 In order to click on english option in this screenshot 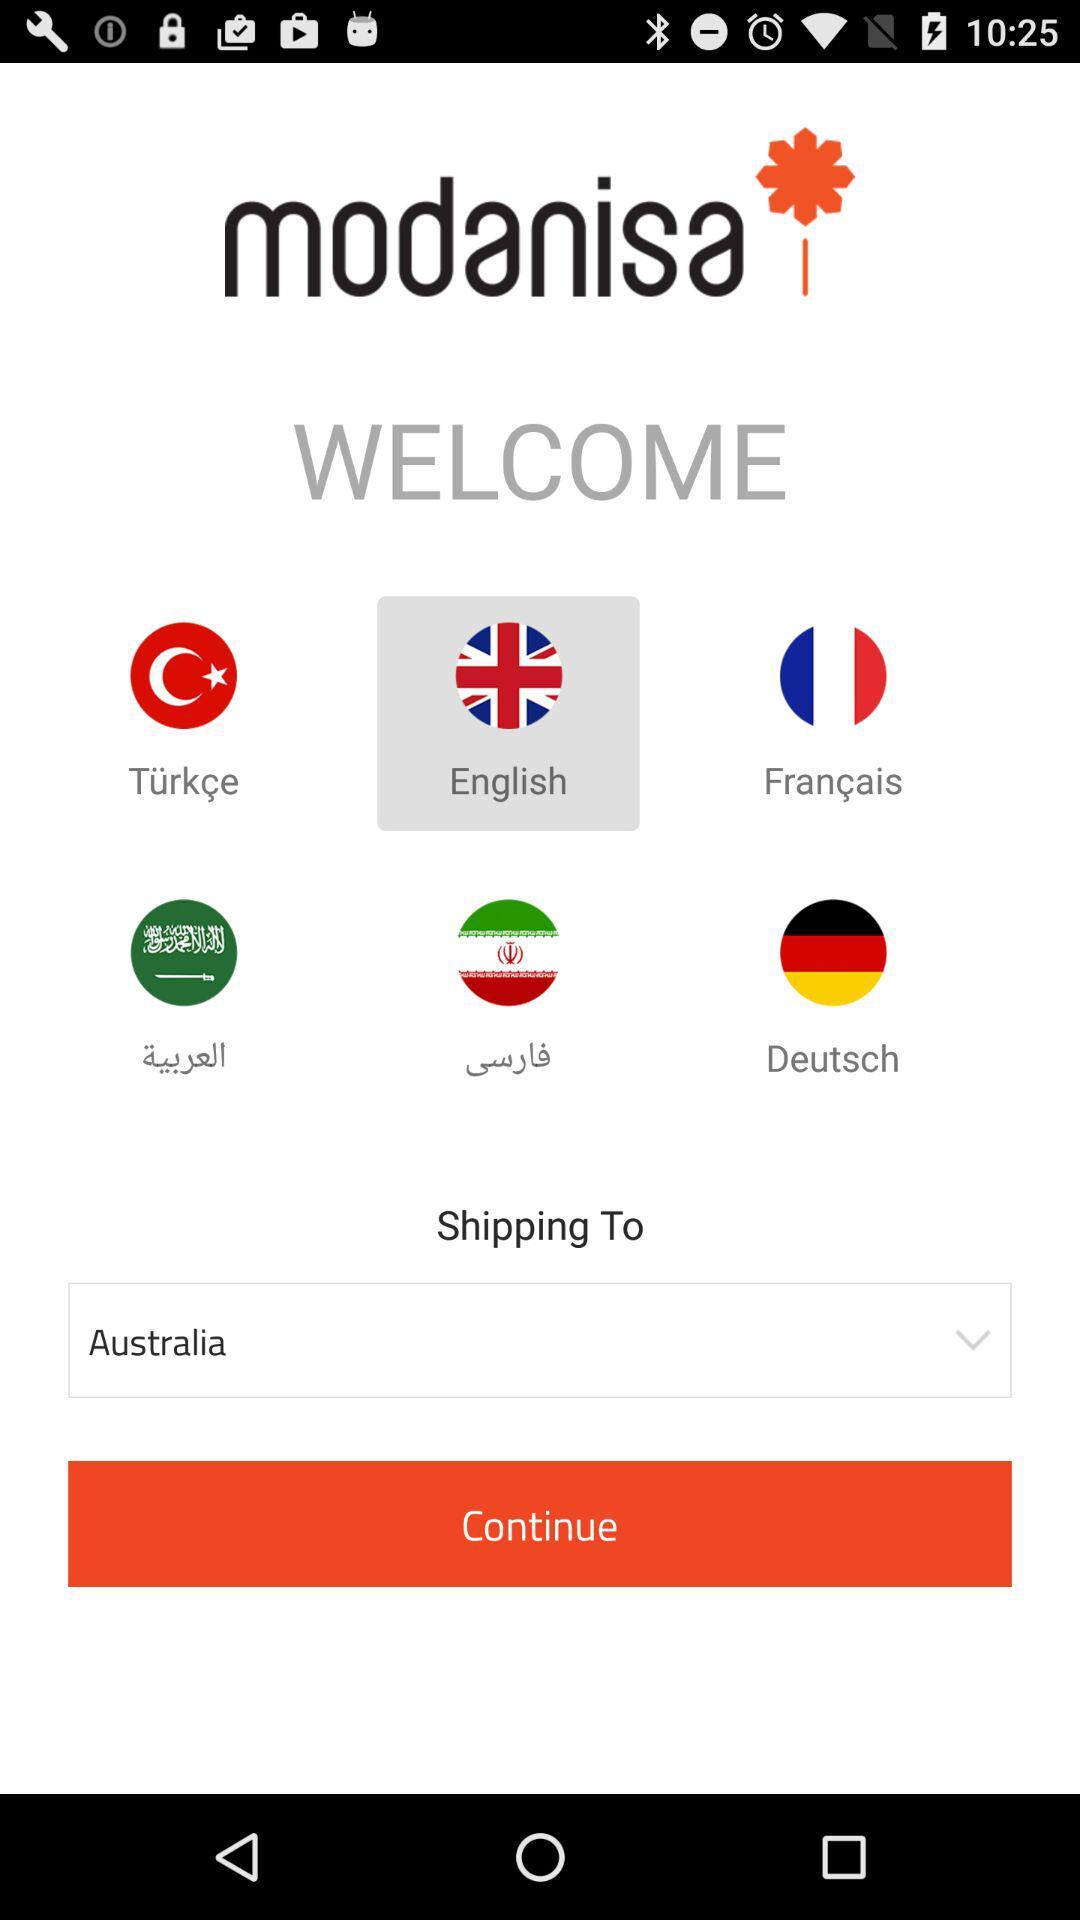, I will do `click(507, 675)`.